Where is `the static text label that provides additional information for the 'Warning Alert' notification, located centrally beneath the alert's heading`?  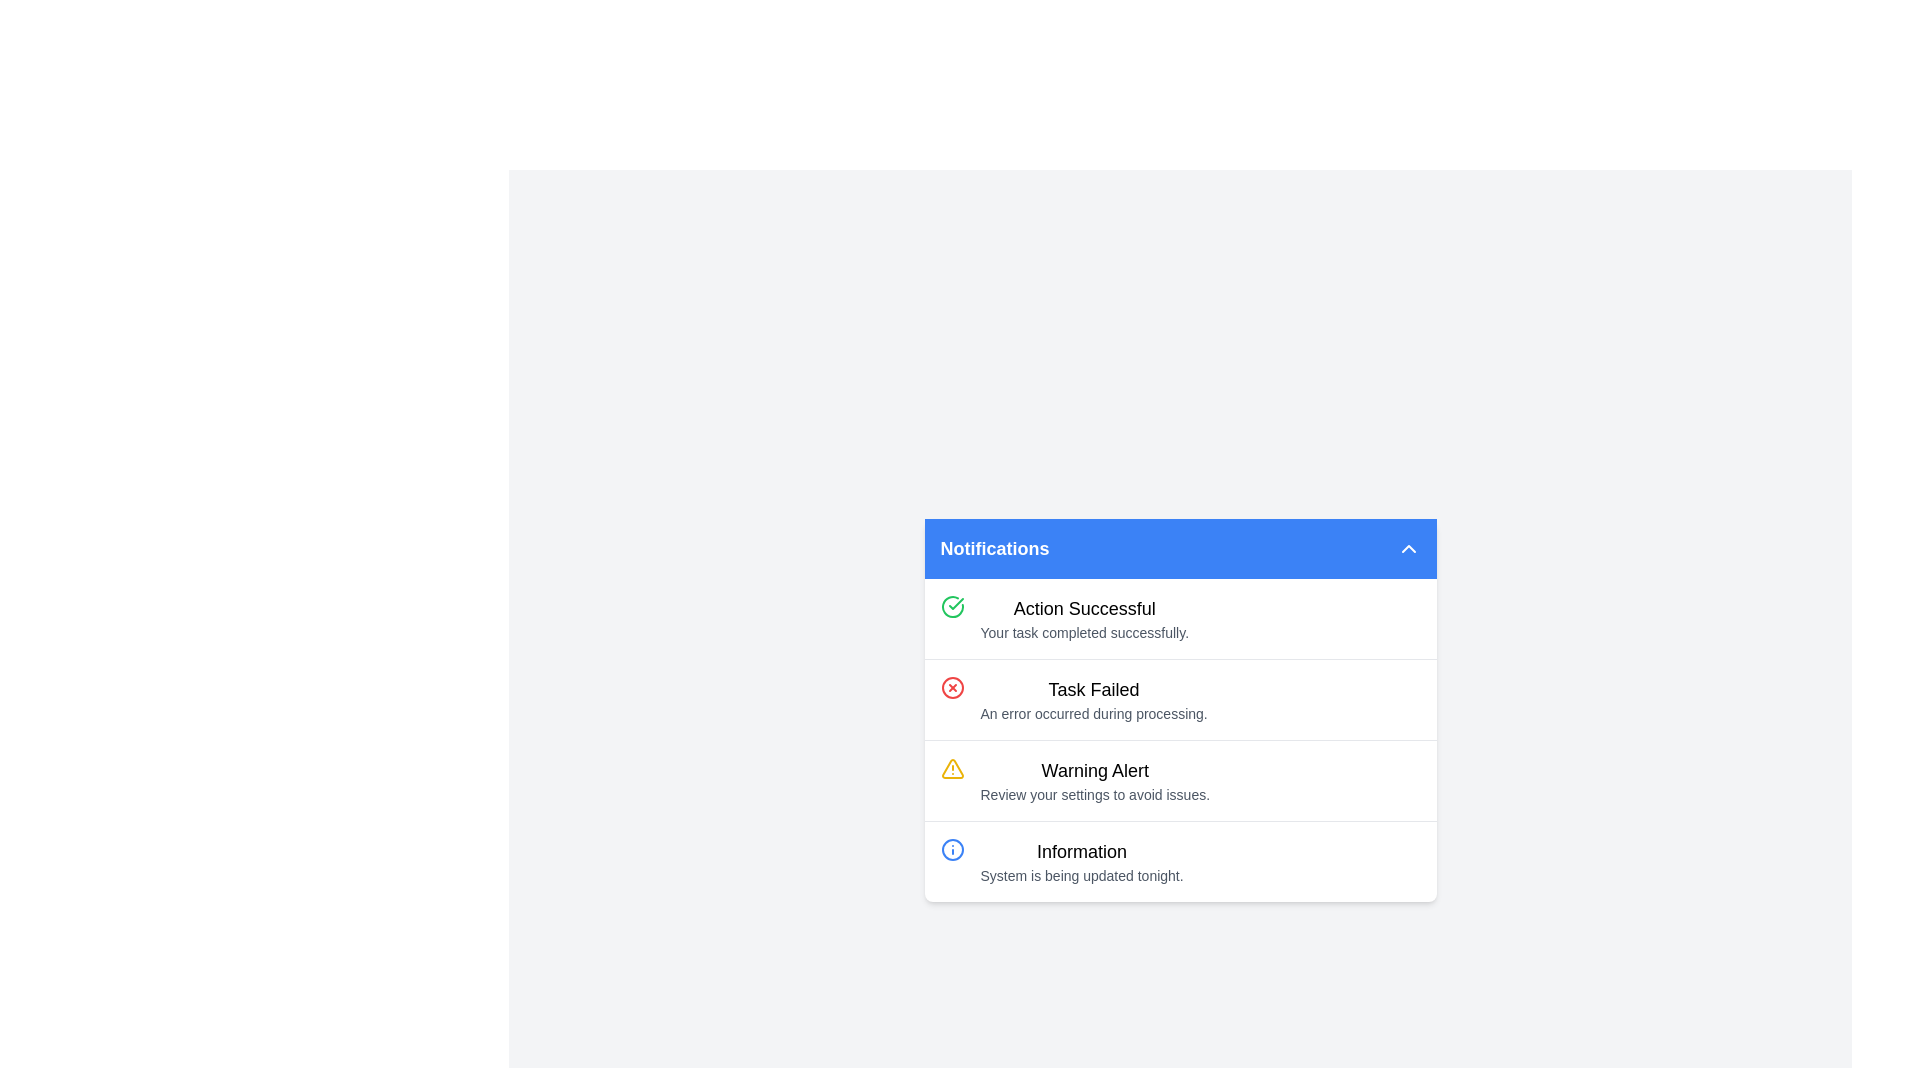 the static text label that provides additional information for the 'Warning Alert' notification, located centrally beneath the alert's heading is located at coordinates (1094, 793).